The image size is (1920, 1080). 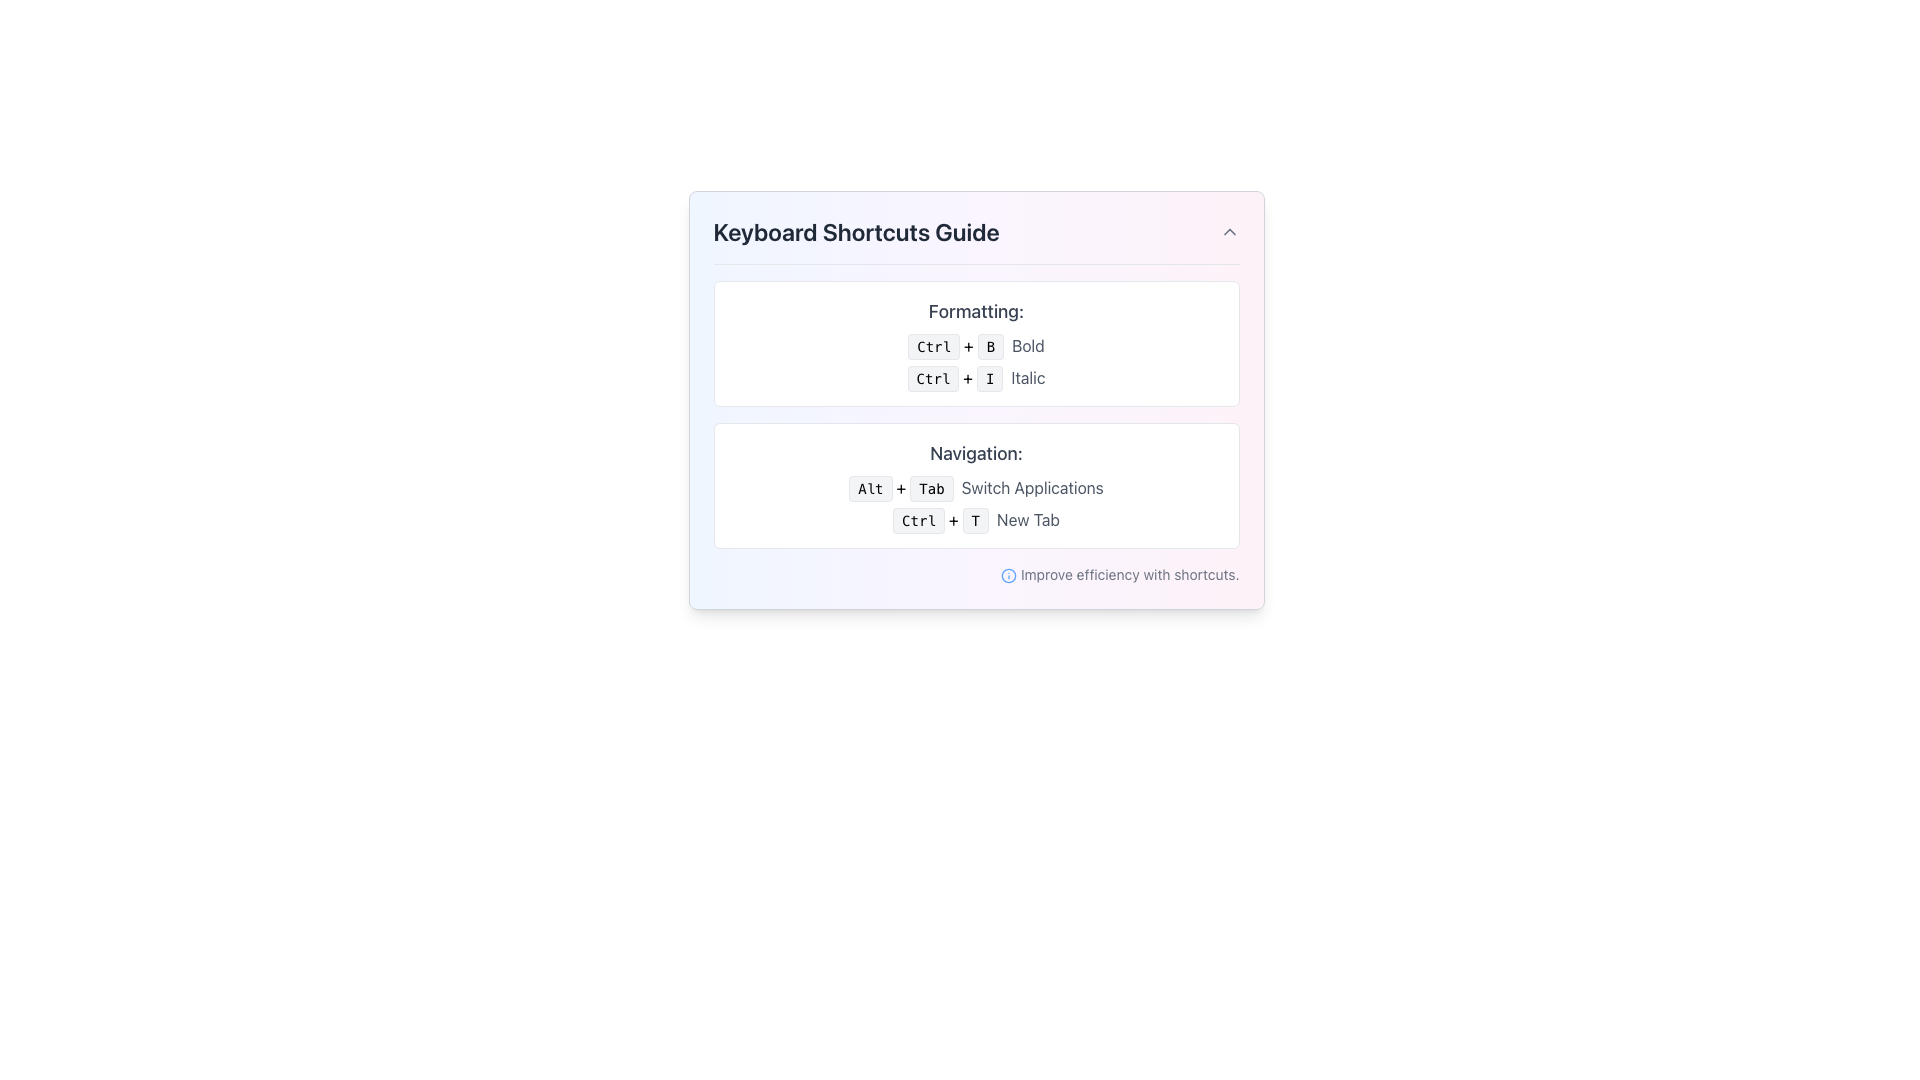 What do you see at coordinates (1228, 230) in the screenshot?
I see `the chevron-up icon button styled in gray, located to the right of the title 'Keyboard Shortcuts Guide'` at bounding box center [1228, 230].